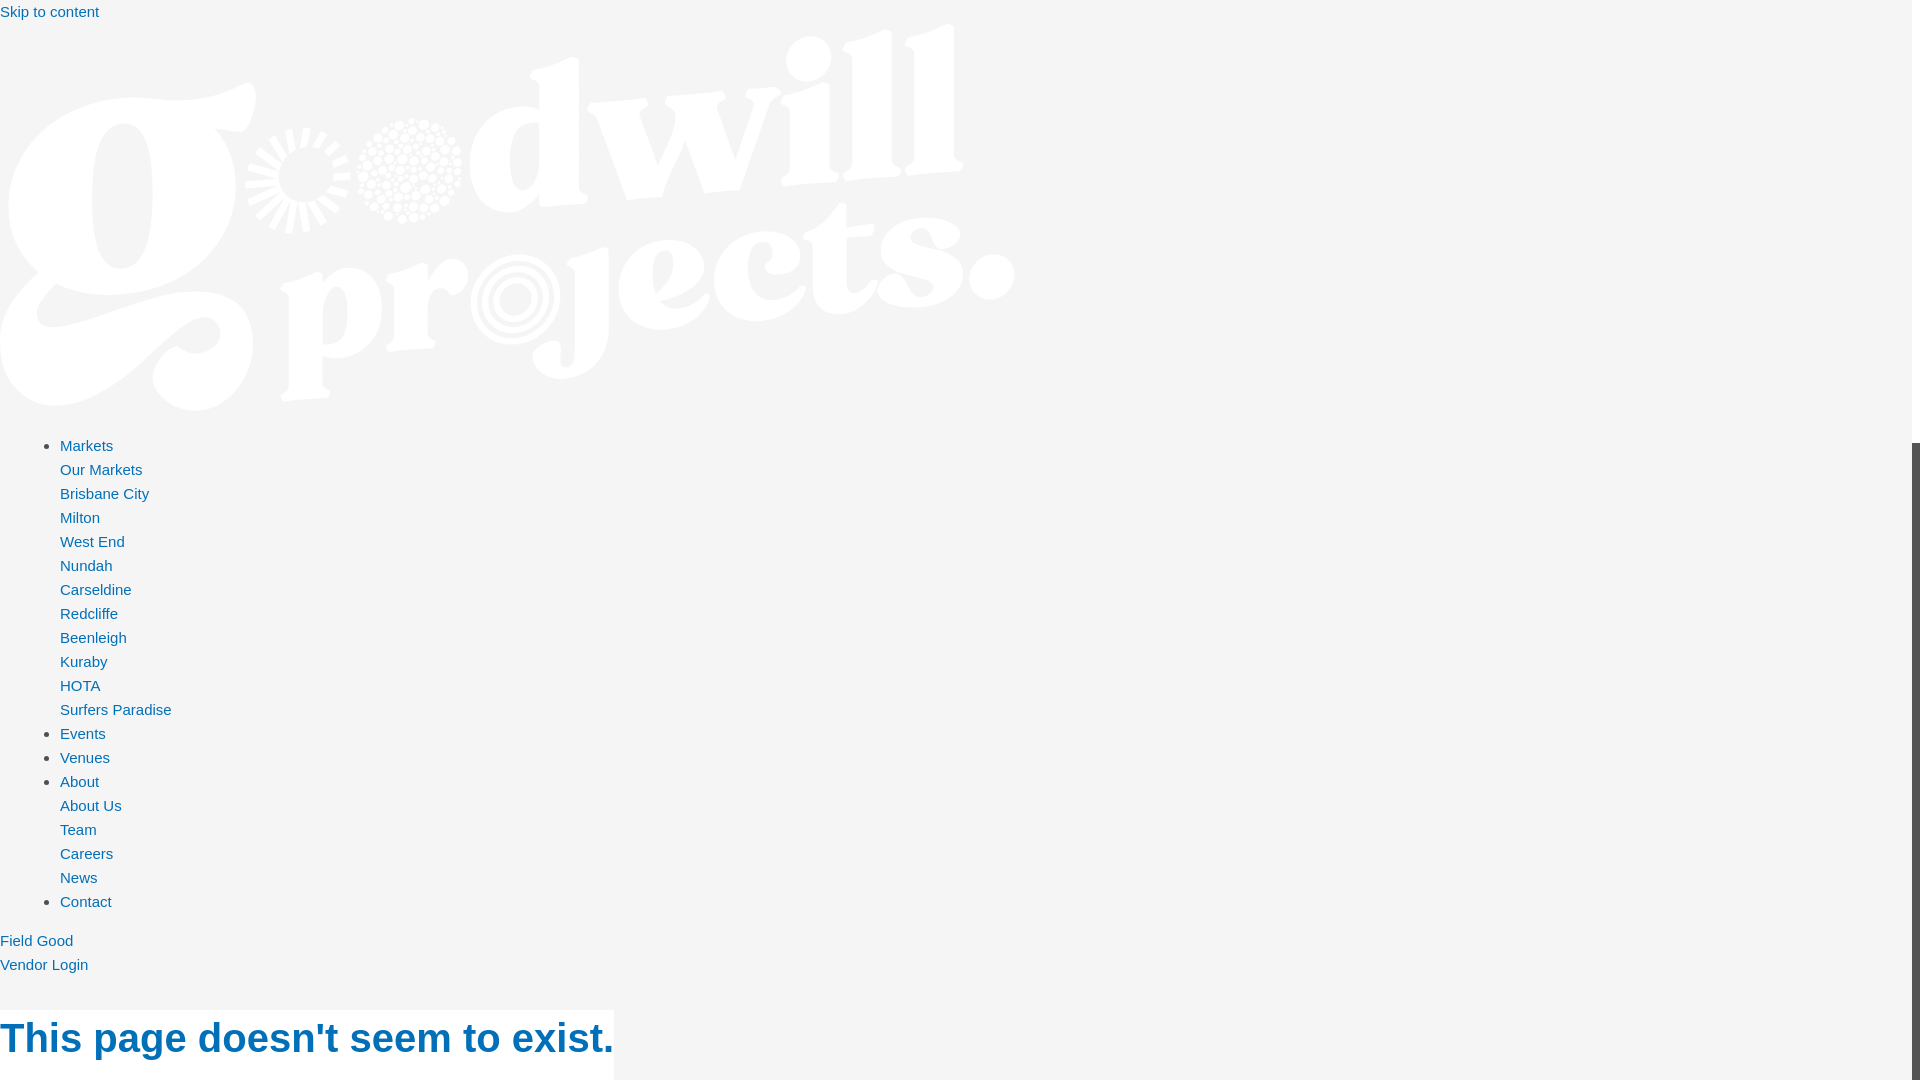 The width and height of the screenshot is (1920, 1080). What do you see at coordinates (59, 853) in the screenshot?
I see `'Careers'` at bounding box center [59, 853].